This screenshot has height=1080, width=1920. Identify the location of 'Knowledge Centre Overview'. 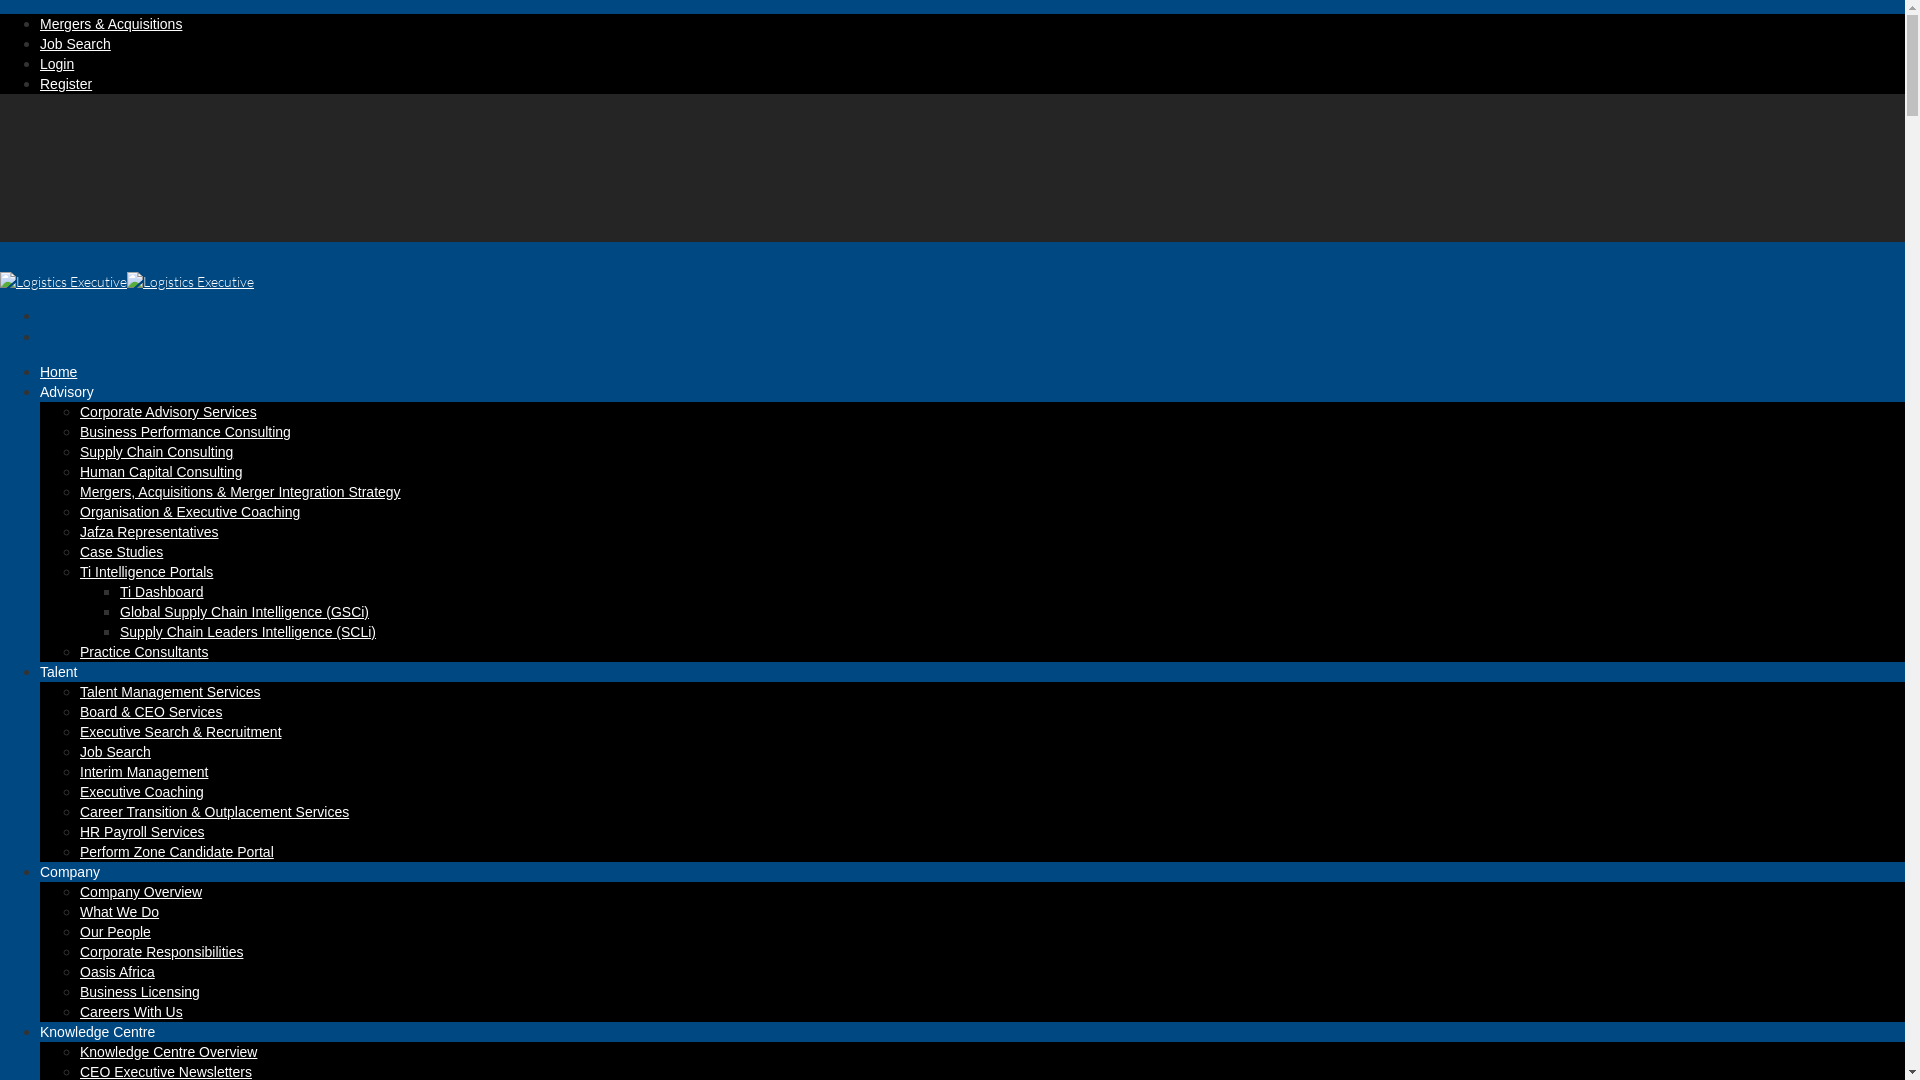
(80, 1051).